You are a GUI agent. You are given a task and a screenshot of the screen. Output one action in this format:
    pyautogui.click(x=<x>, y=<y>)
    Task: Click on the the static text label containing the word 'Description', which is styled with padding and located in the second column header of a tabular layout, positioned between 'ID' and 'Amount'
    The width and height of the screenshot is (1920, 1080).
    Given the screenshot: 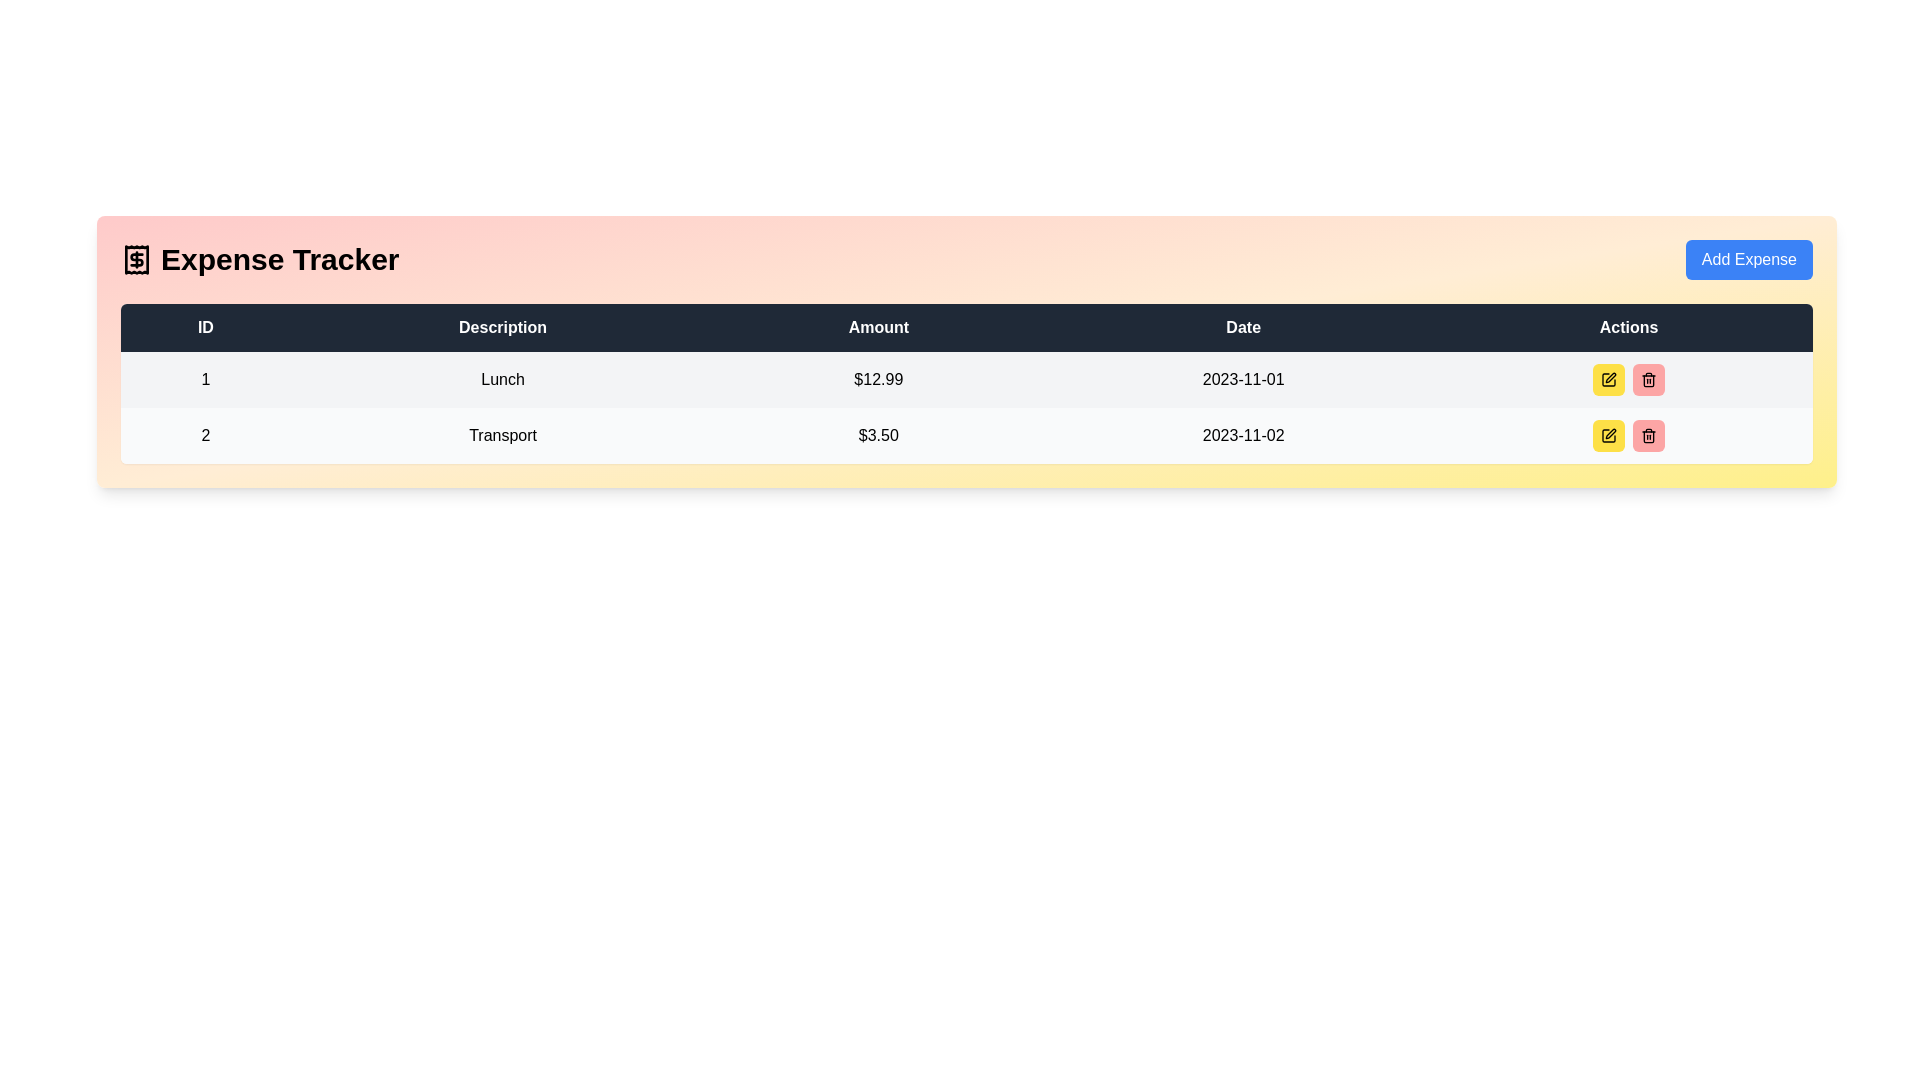 What is the action you would take?
    pyautogui.click(x=503, y=326)
    